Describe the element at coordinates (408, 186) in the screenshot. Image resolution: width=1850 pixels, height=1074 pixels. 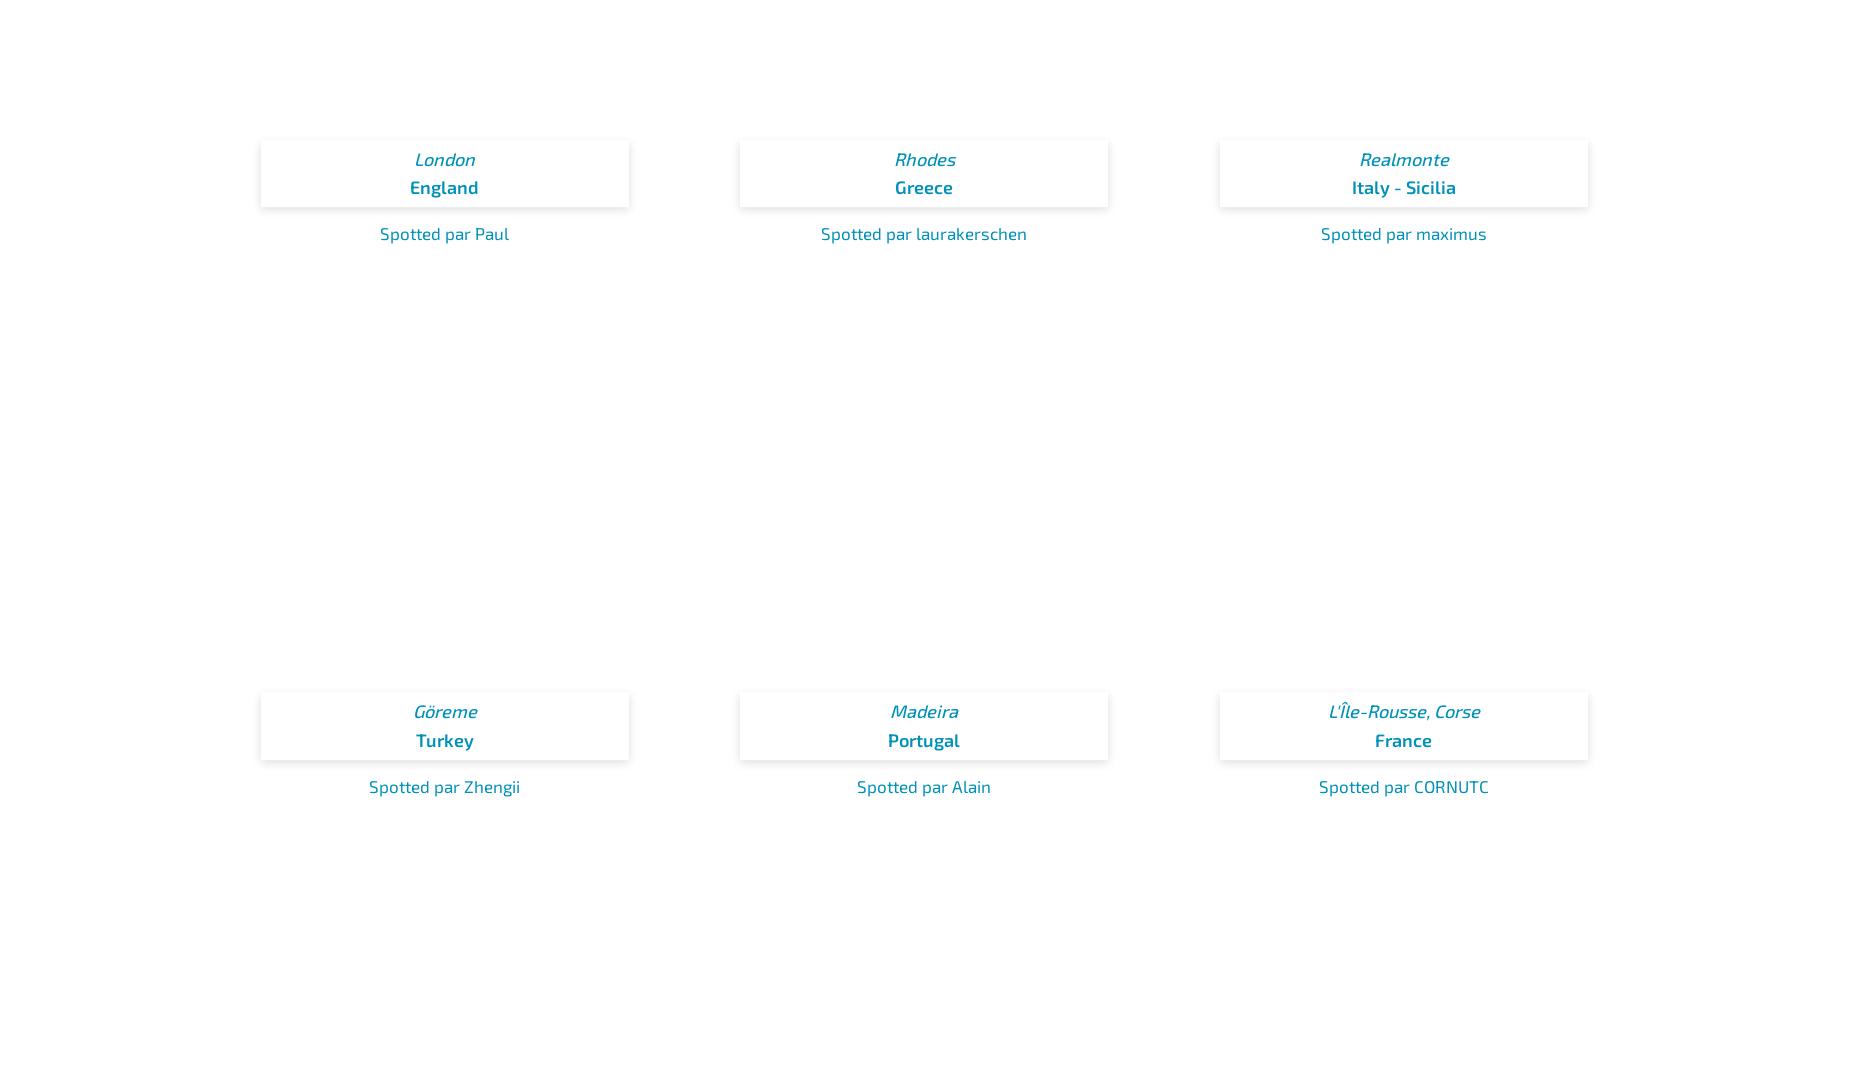
I see `'England'` at that location.